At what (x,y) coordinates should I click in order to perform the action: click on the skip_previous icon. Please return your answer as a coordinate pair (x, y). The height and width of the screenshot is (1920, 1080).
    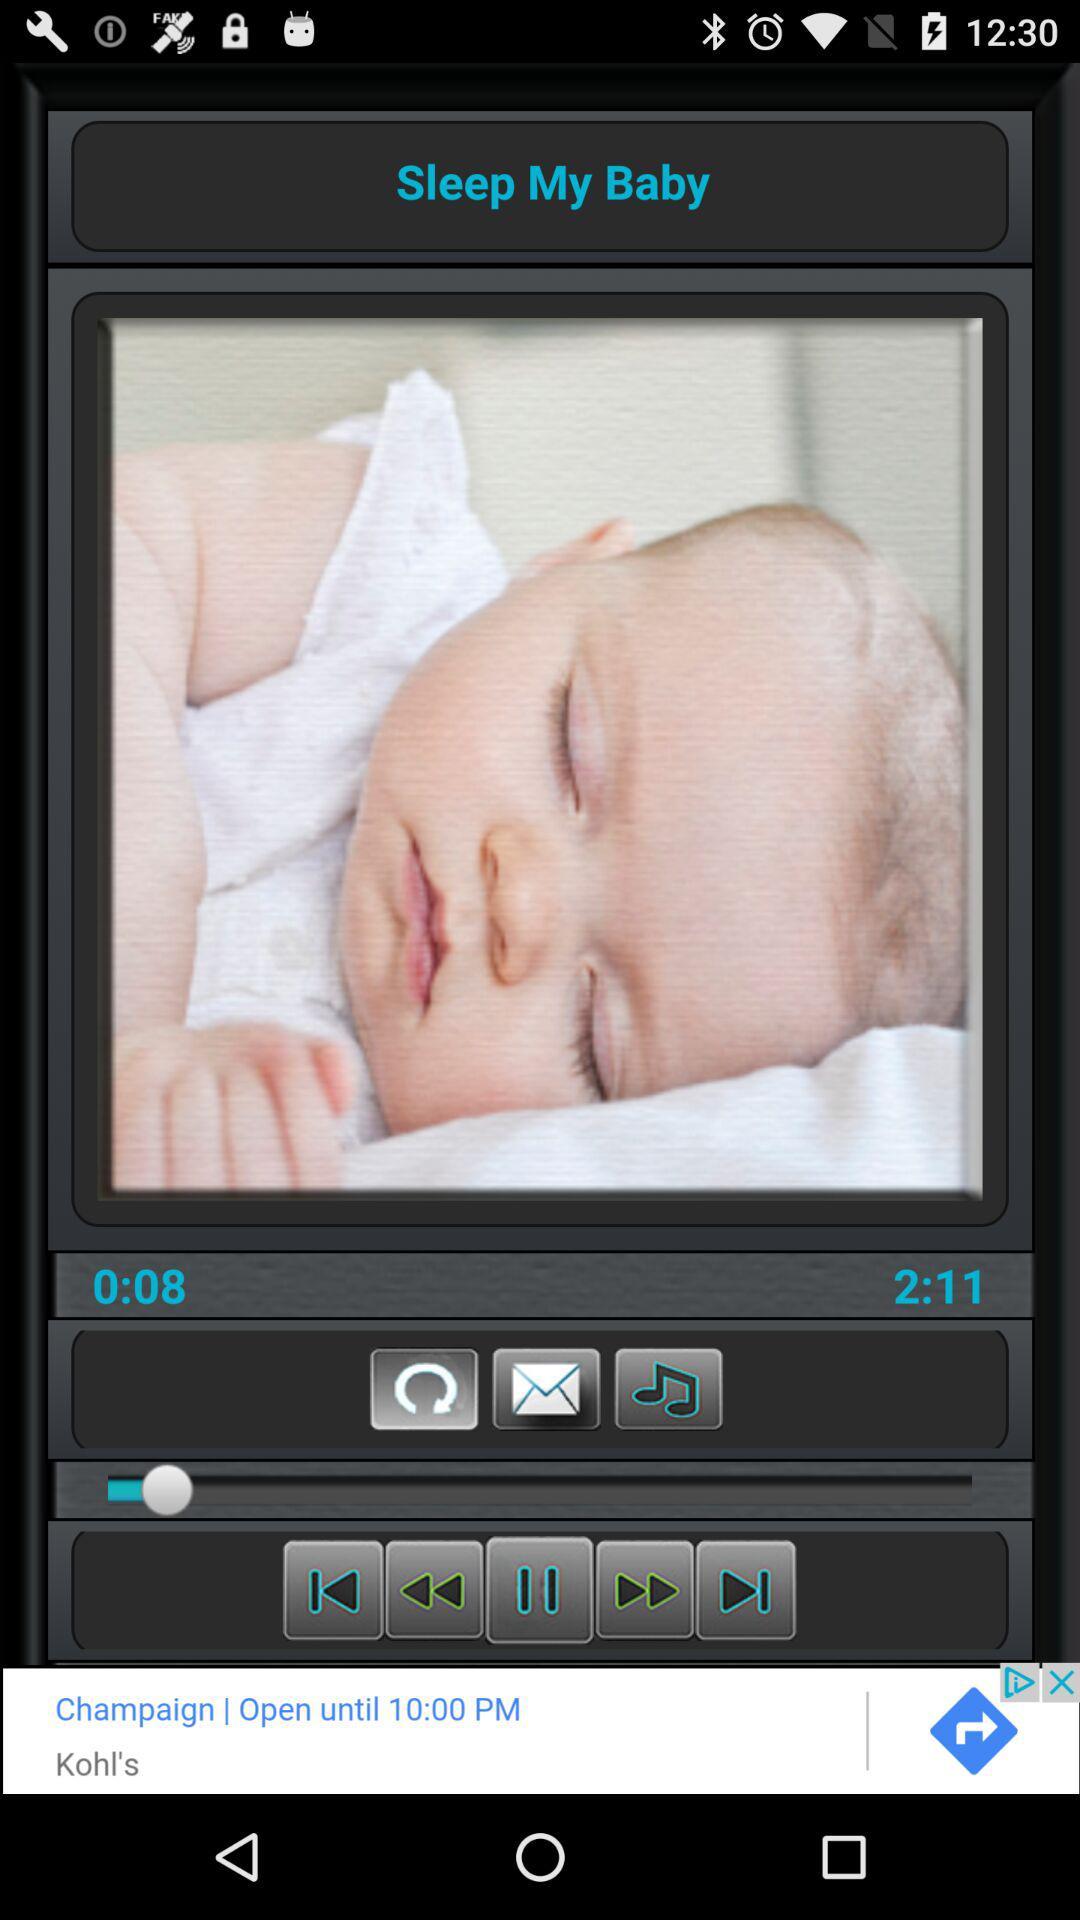
    Looking at the image, I should click on (332, 1701).